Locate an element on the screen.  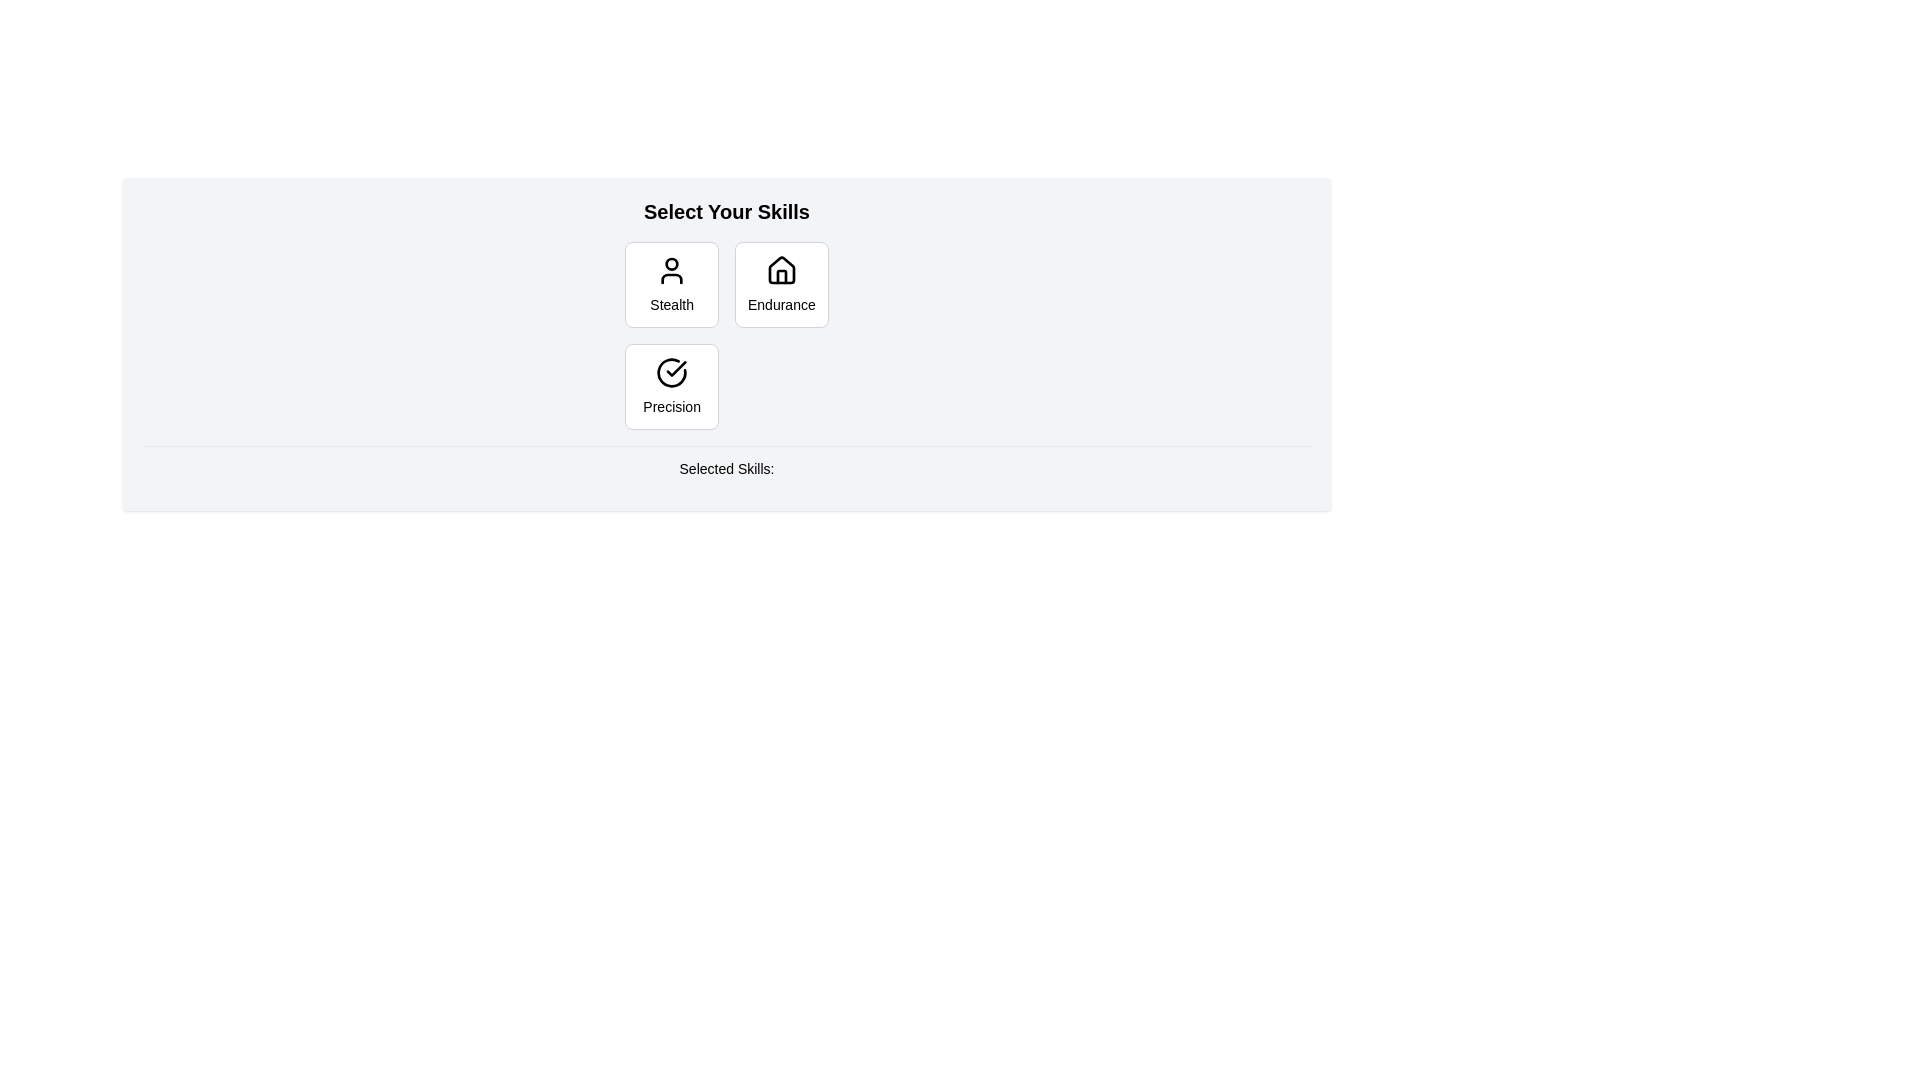
the text label that displays 'Selected Skills:' positioned at the bottom of the user interface, directly beneath the skills selection section is located at coordinates (725, 468).